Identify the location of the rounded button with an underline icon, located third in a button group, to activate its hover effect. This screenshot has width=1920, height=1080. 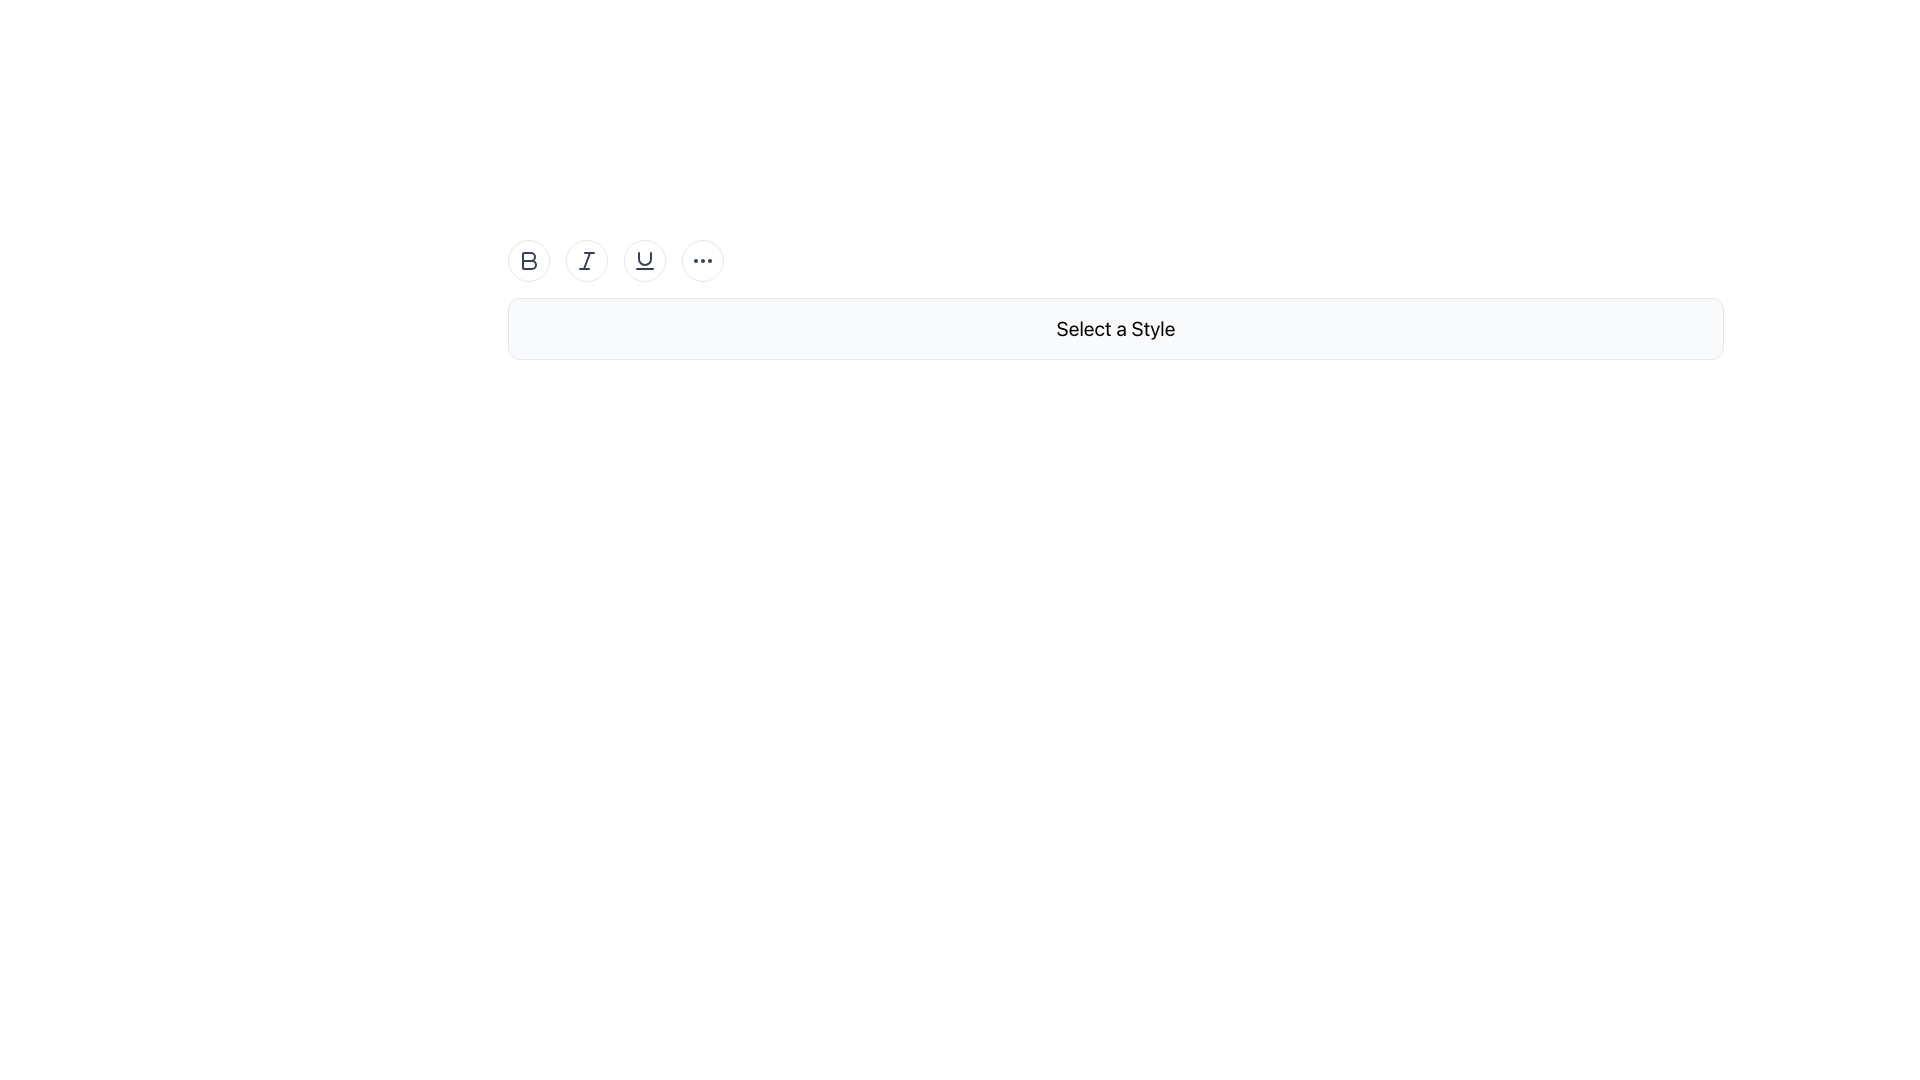
(644, 260).